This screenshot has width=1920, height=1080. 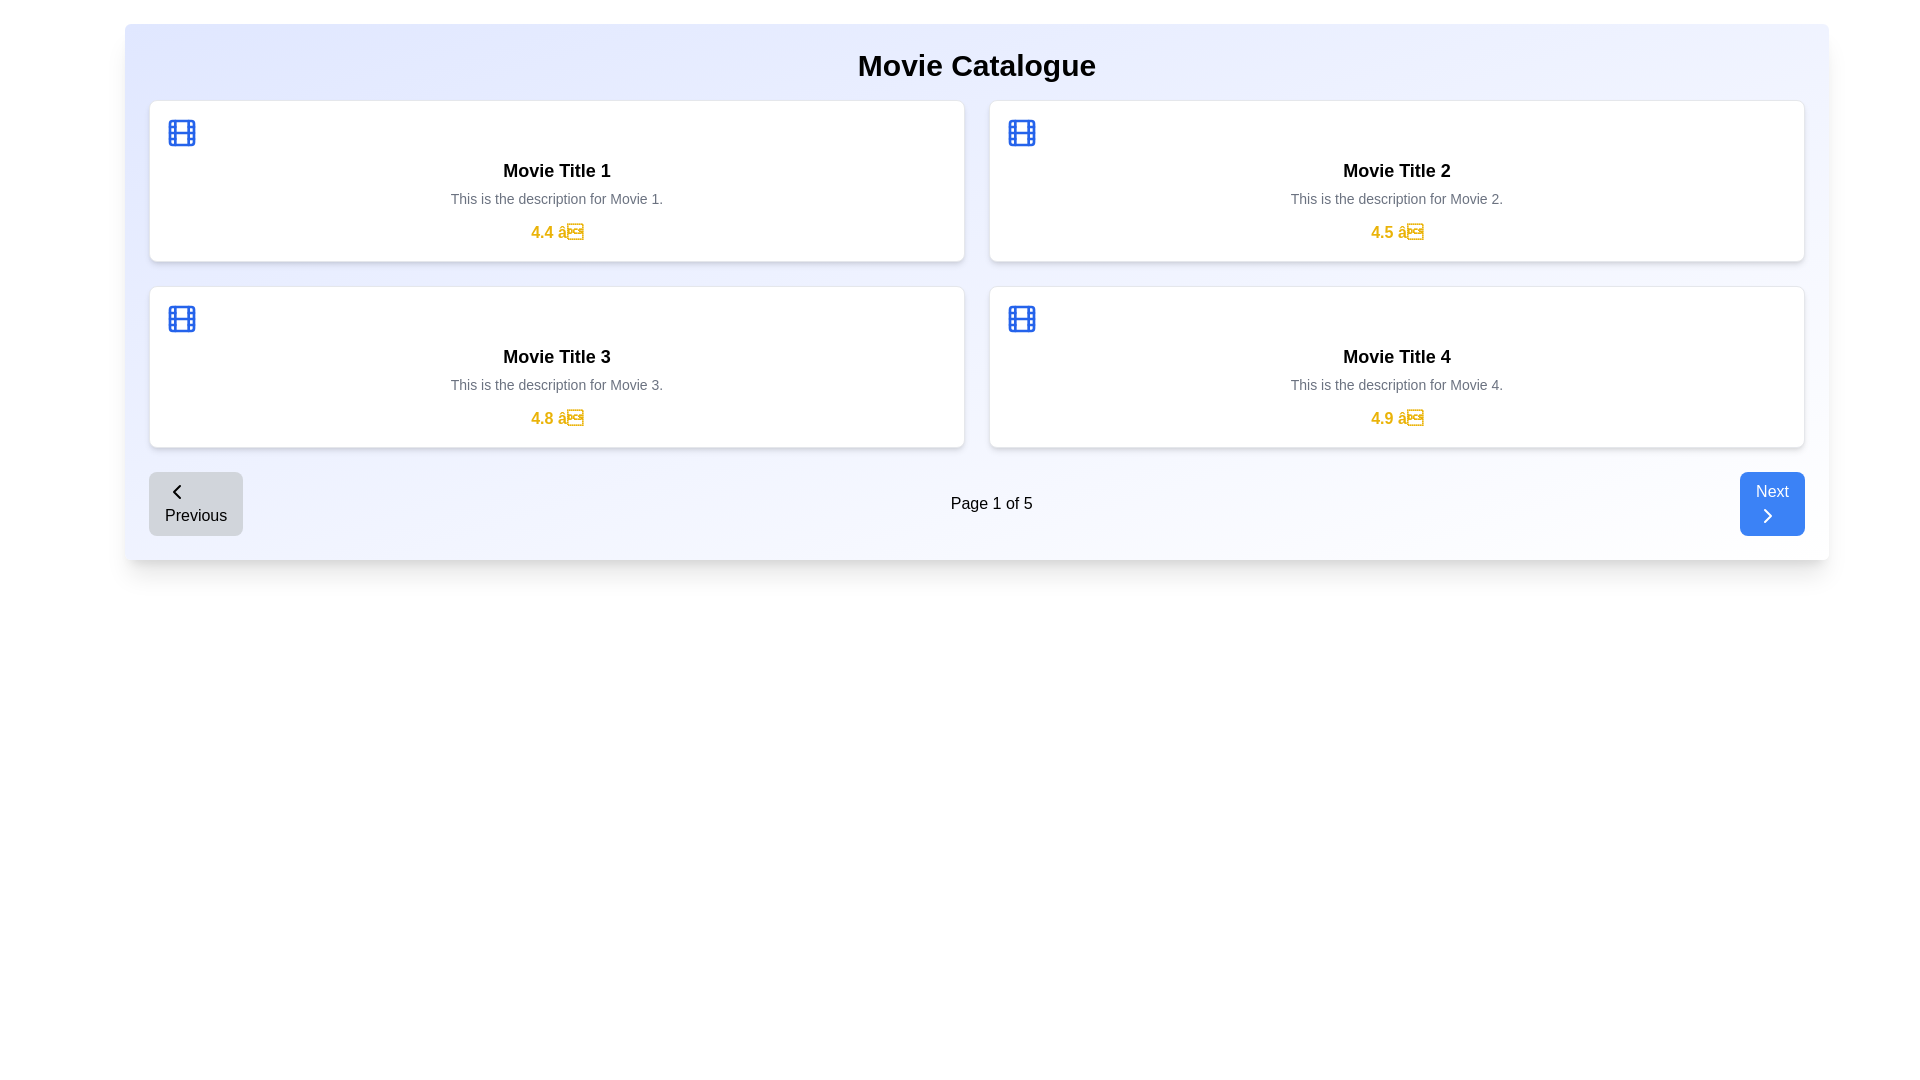 What do you see at coordinates (1395, 181) in the screenshot?
I see `the Card displaying movie information that contains the blue film icon, the text 'Movie Title 2' in bold, a description stating 'This is the description for Movie 2.', and a rating of 4.5 stars styled in yellow` at bounding box center [1395, 181].